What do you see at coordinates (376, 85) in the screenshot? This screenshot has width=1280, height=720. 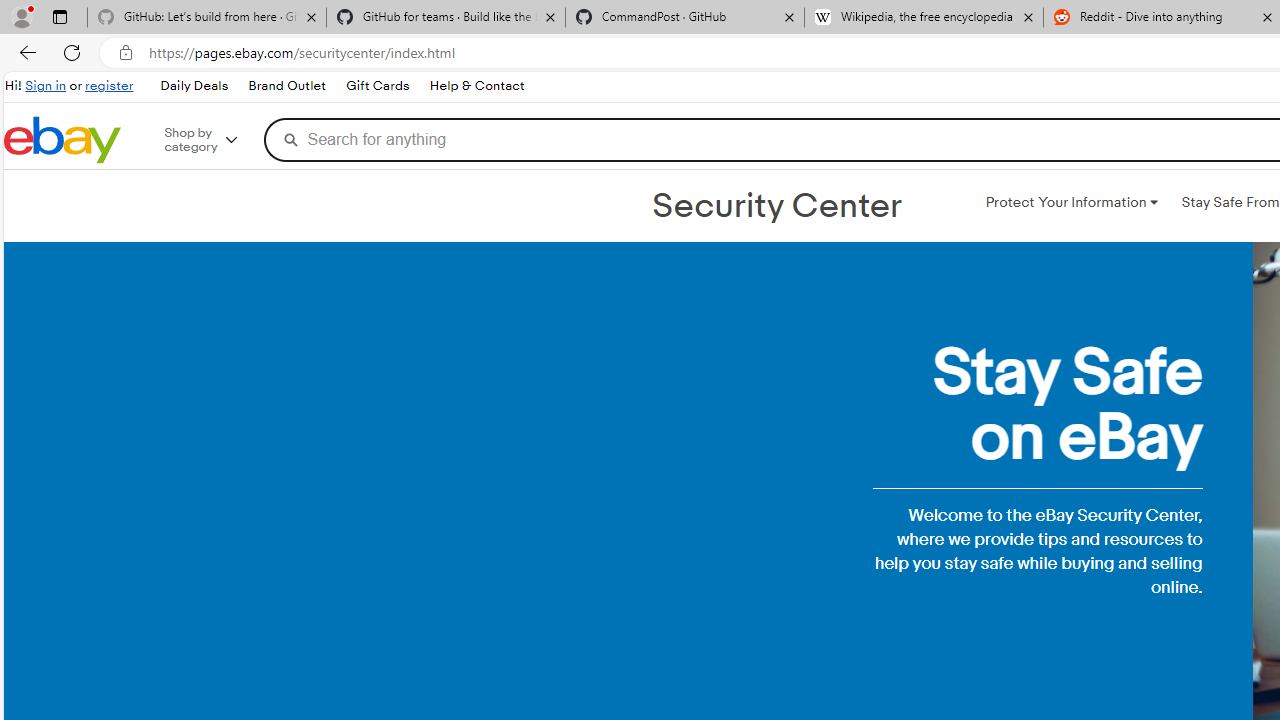 I see `'Gift Cards'` at bounding box center [376, 85].